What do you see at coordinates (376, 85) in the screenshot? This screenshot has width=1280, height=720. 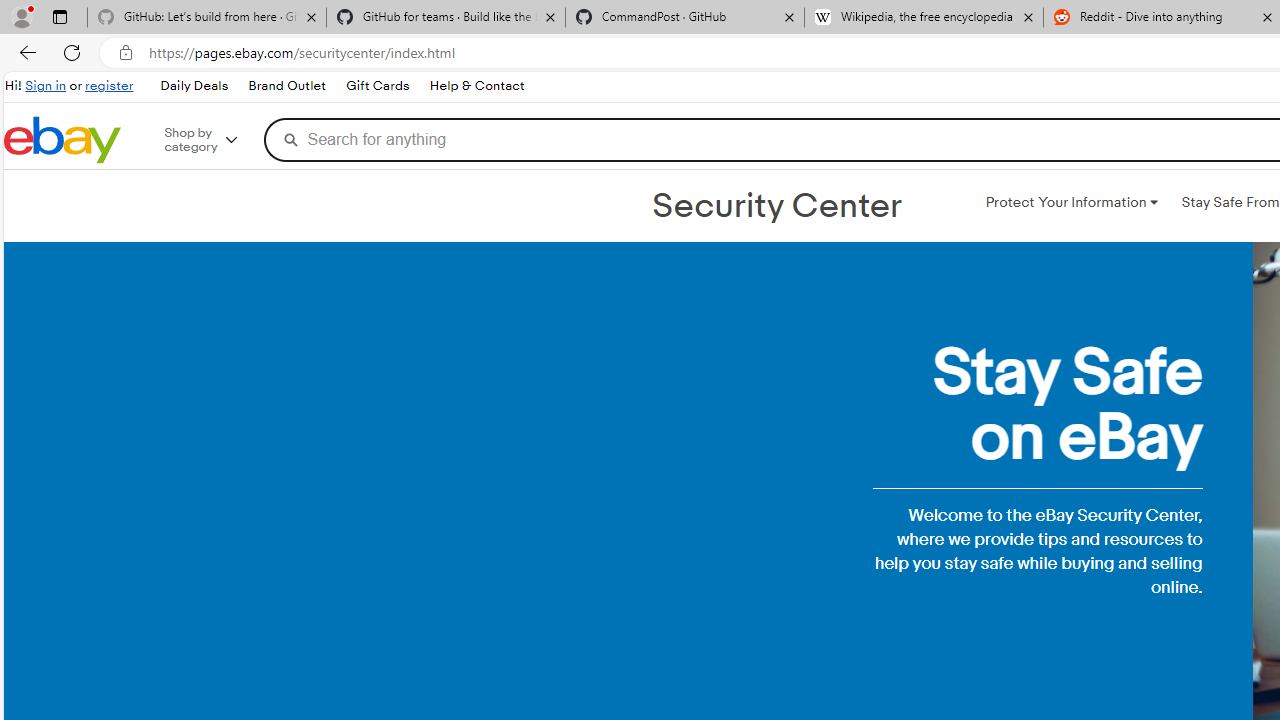 I see `'Gift Cards'` at bounding box center [376, 85].